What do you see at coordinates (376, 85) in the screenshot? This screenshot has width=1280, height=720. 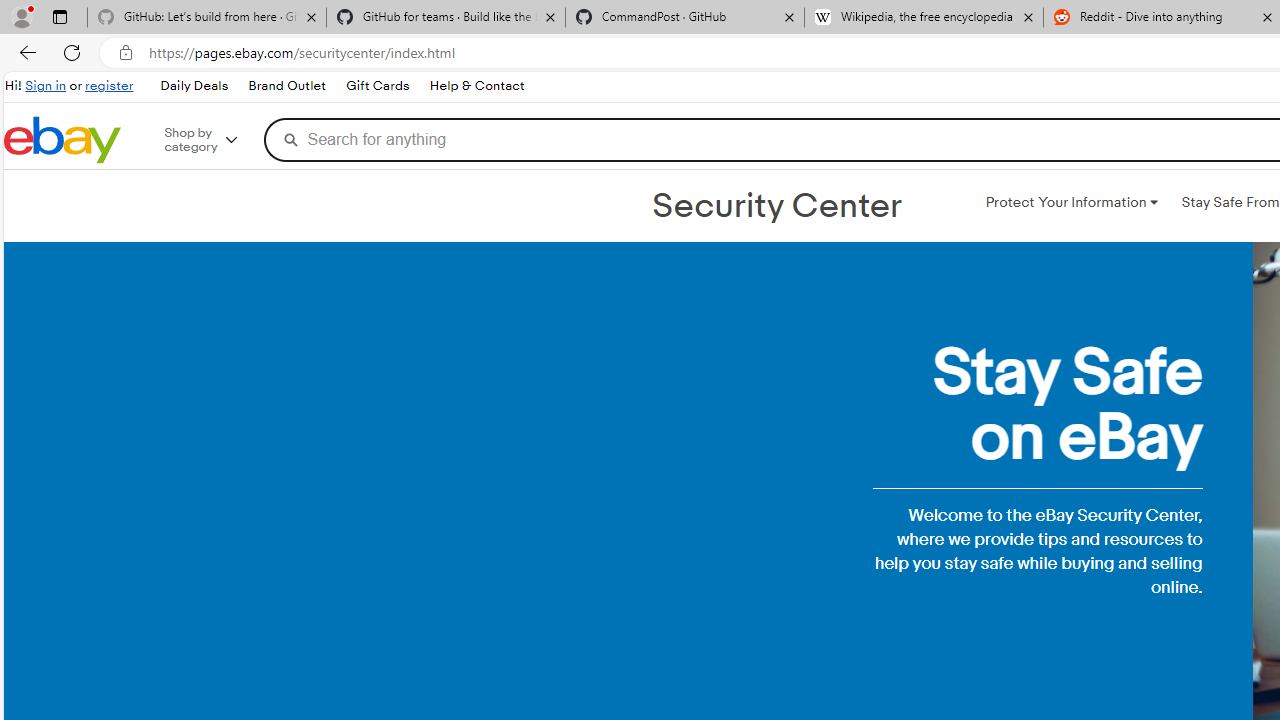 I see `'Gift Cards'` at bounding box center [376, 85].